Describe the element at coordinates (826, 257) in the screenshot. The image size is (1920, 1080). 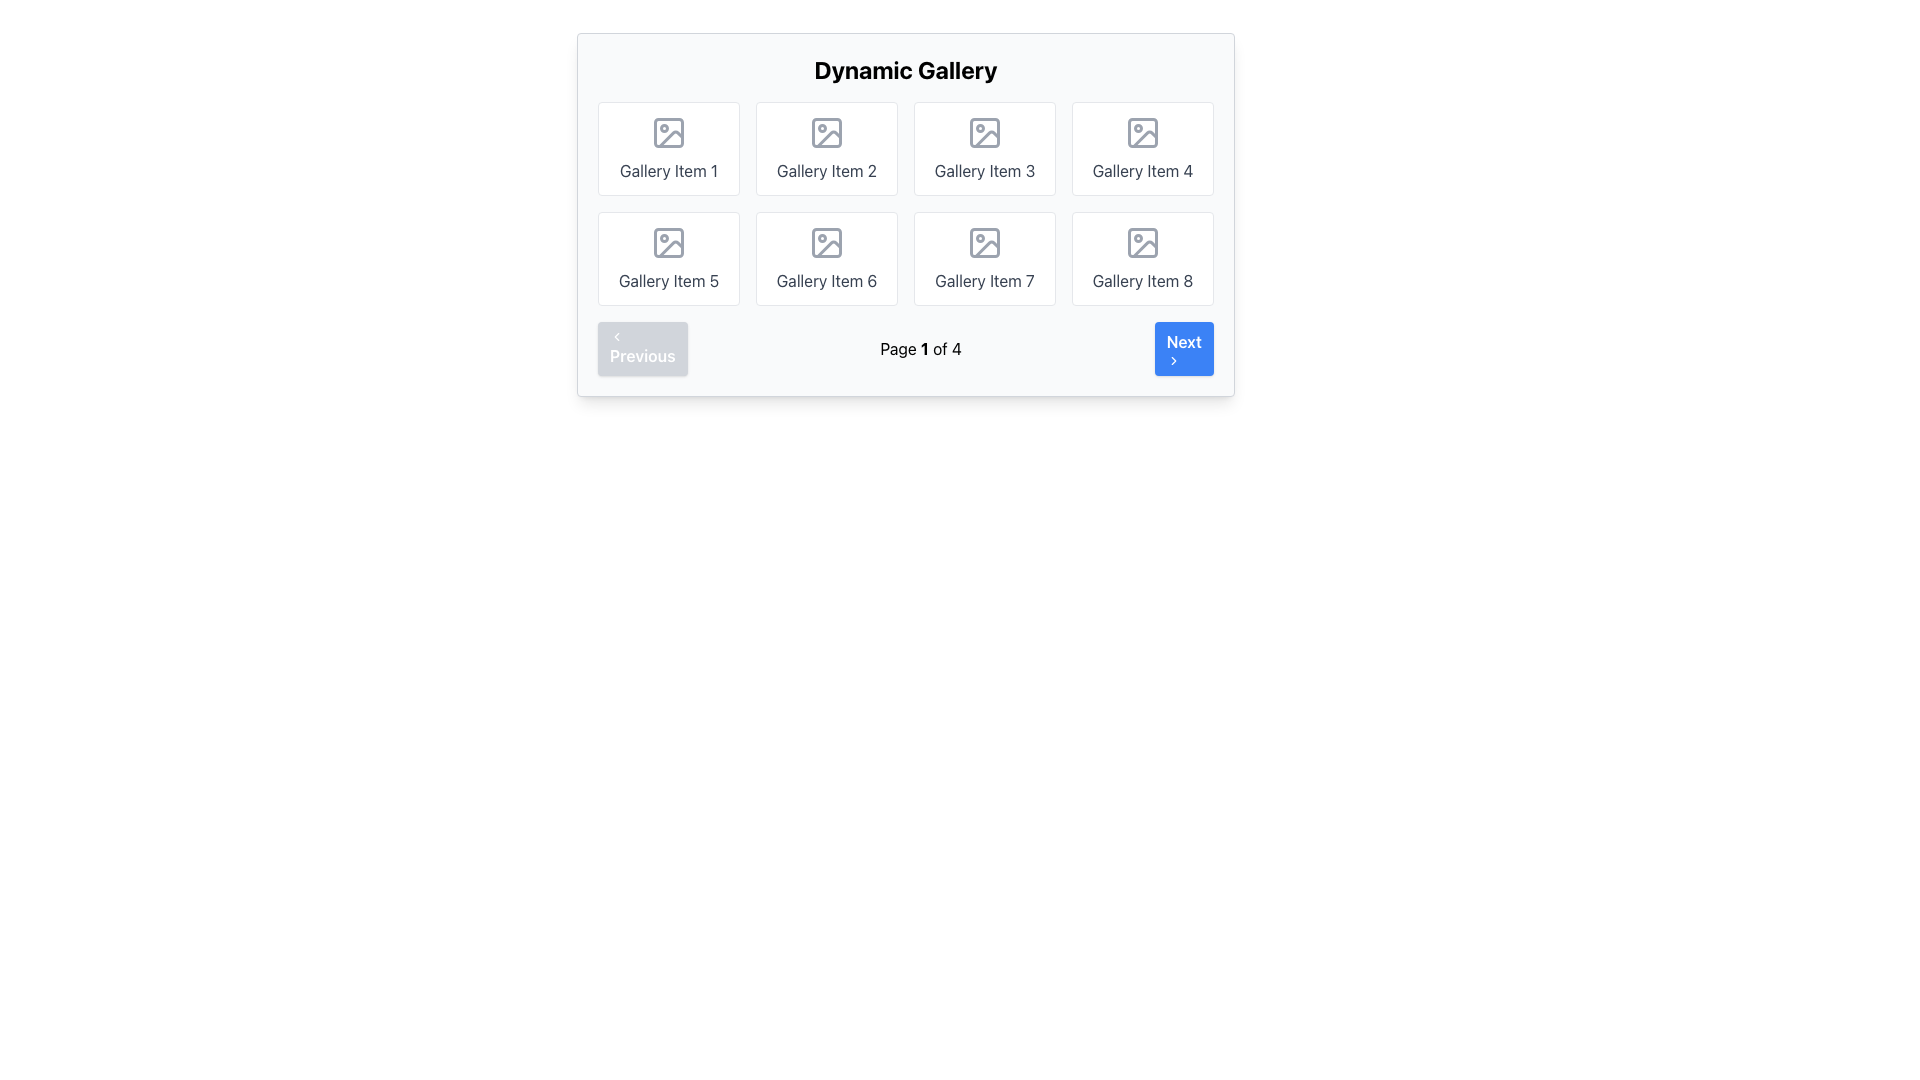
I see `the card labeled 'Gallery Item 6', which features a rounded rectangular white border, a photo icon, and gray text in a sans-serif font` at that location.